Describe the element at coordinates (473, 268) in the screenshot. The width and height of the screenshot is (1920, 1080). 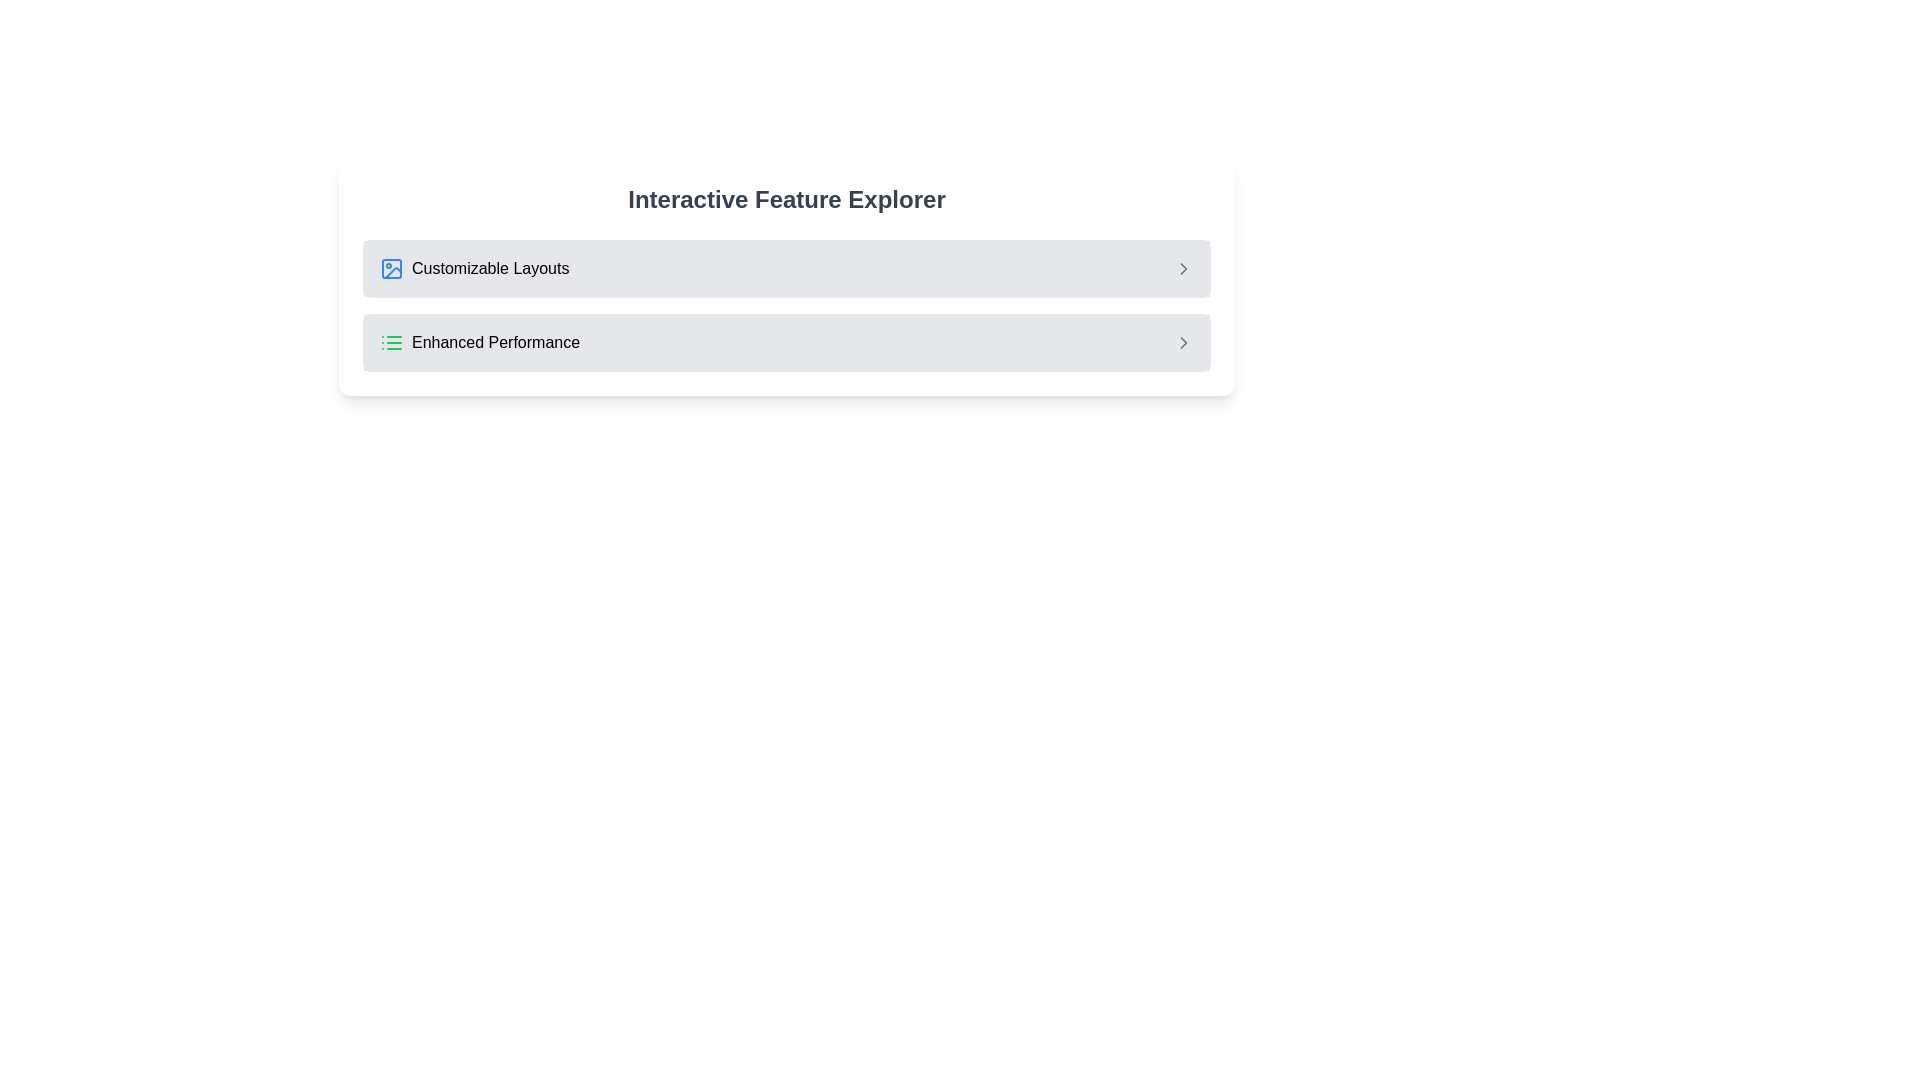
I see `the 'Customizable Layouts' list item located in the horizontal bar under 'Interactive Feature Explorer'` at that location.